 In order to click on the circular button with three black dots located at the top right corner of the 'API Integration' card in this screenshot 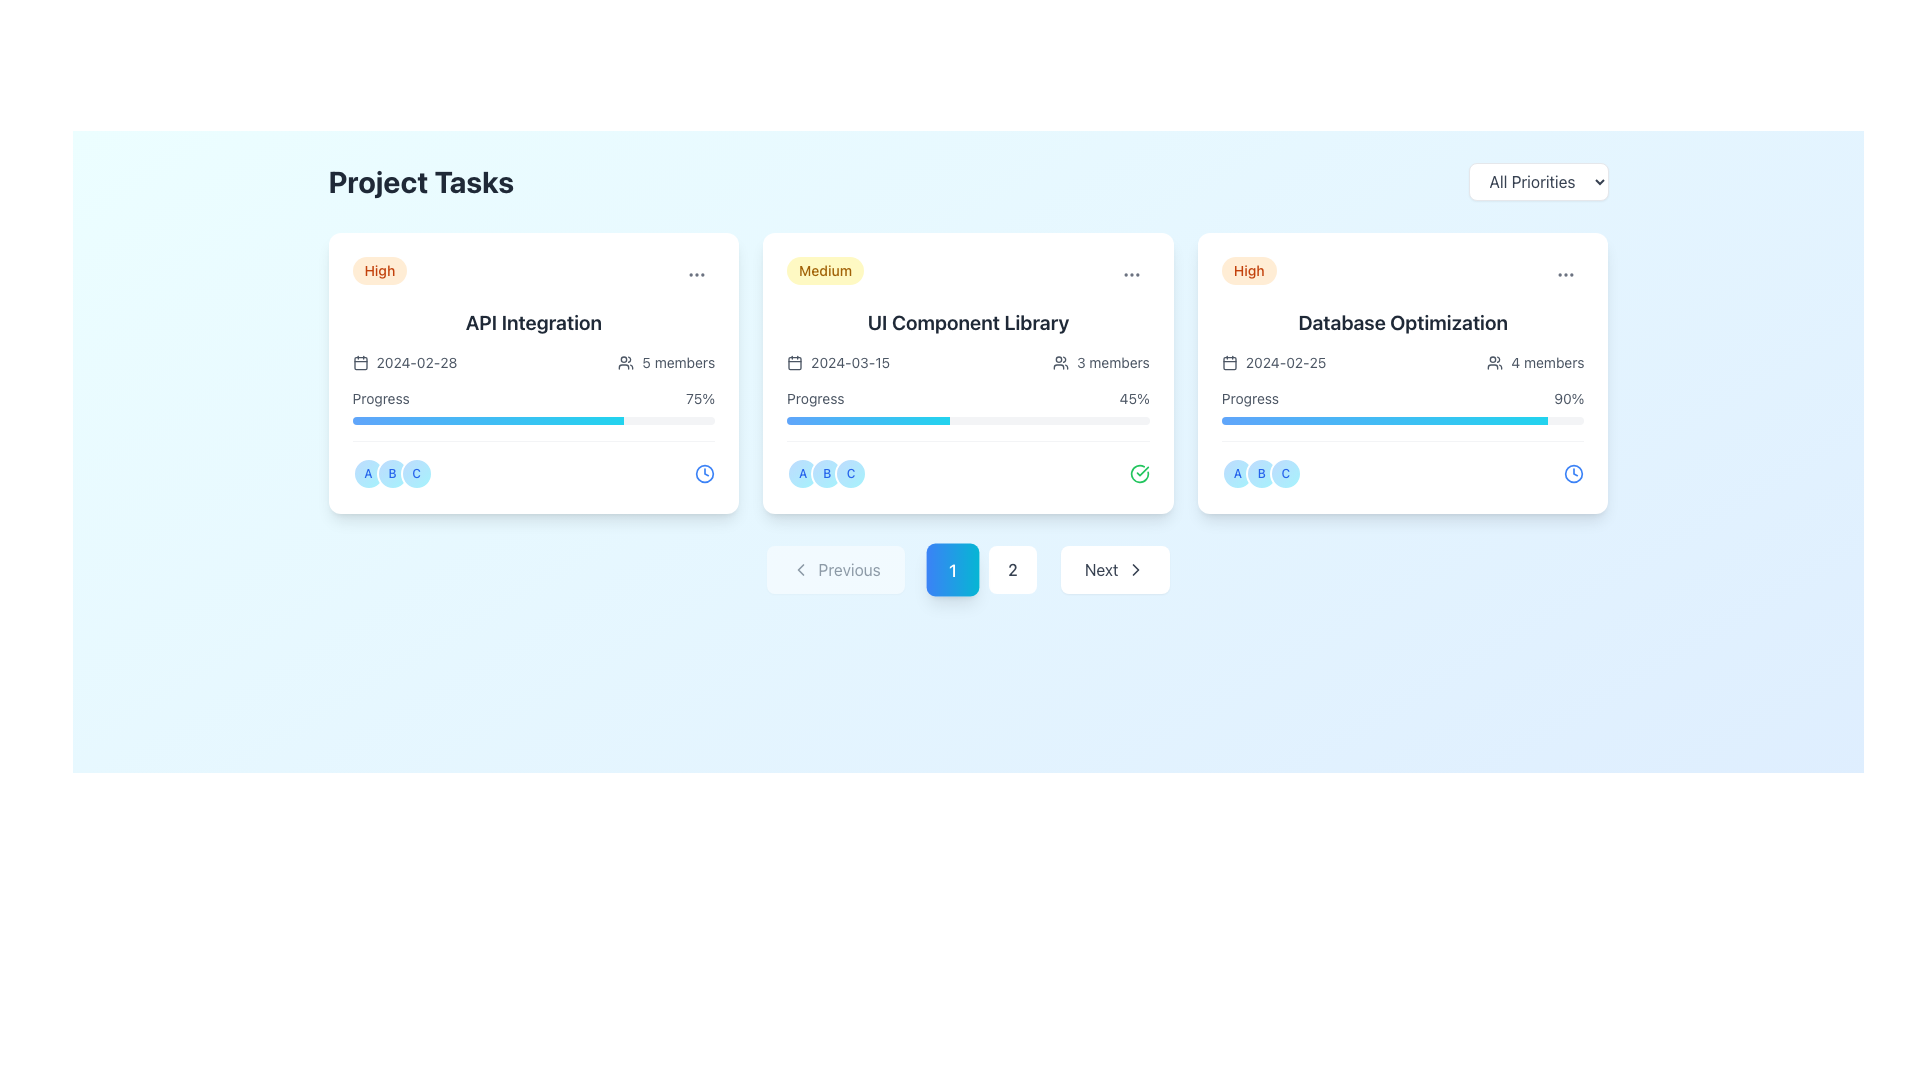, I will do `click(697, 274)`.